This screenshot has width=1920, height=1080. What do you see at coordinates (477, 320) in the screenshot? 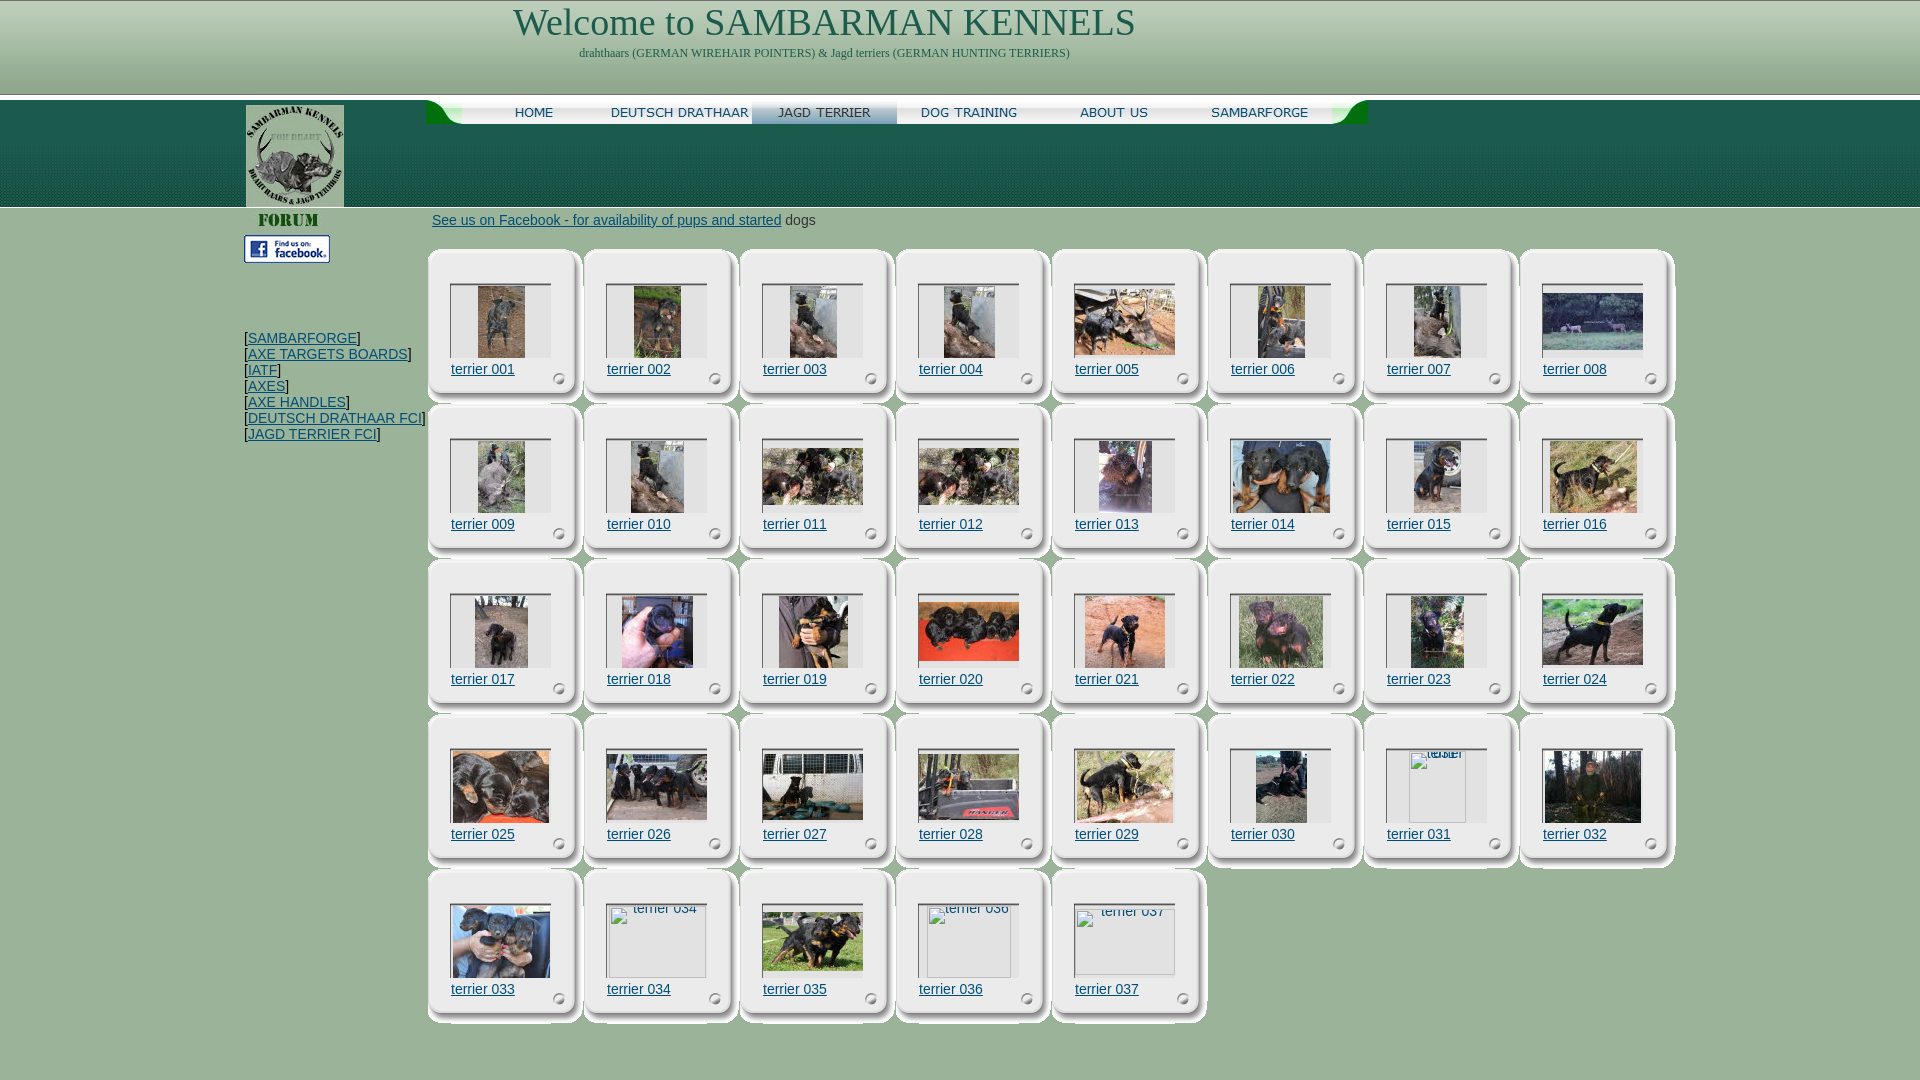
I see `'terrier 001'` at bounding box center [477, 320].